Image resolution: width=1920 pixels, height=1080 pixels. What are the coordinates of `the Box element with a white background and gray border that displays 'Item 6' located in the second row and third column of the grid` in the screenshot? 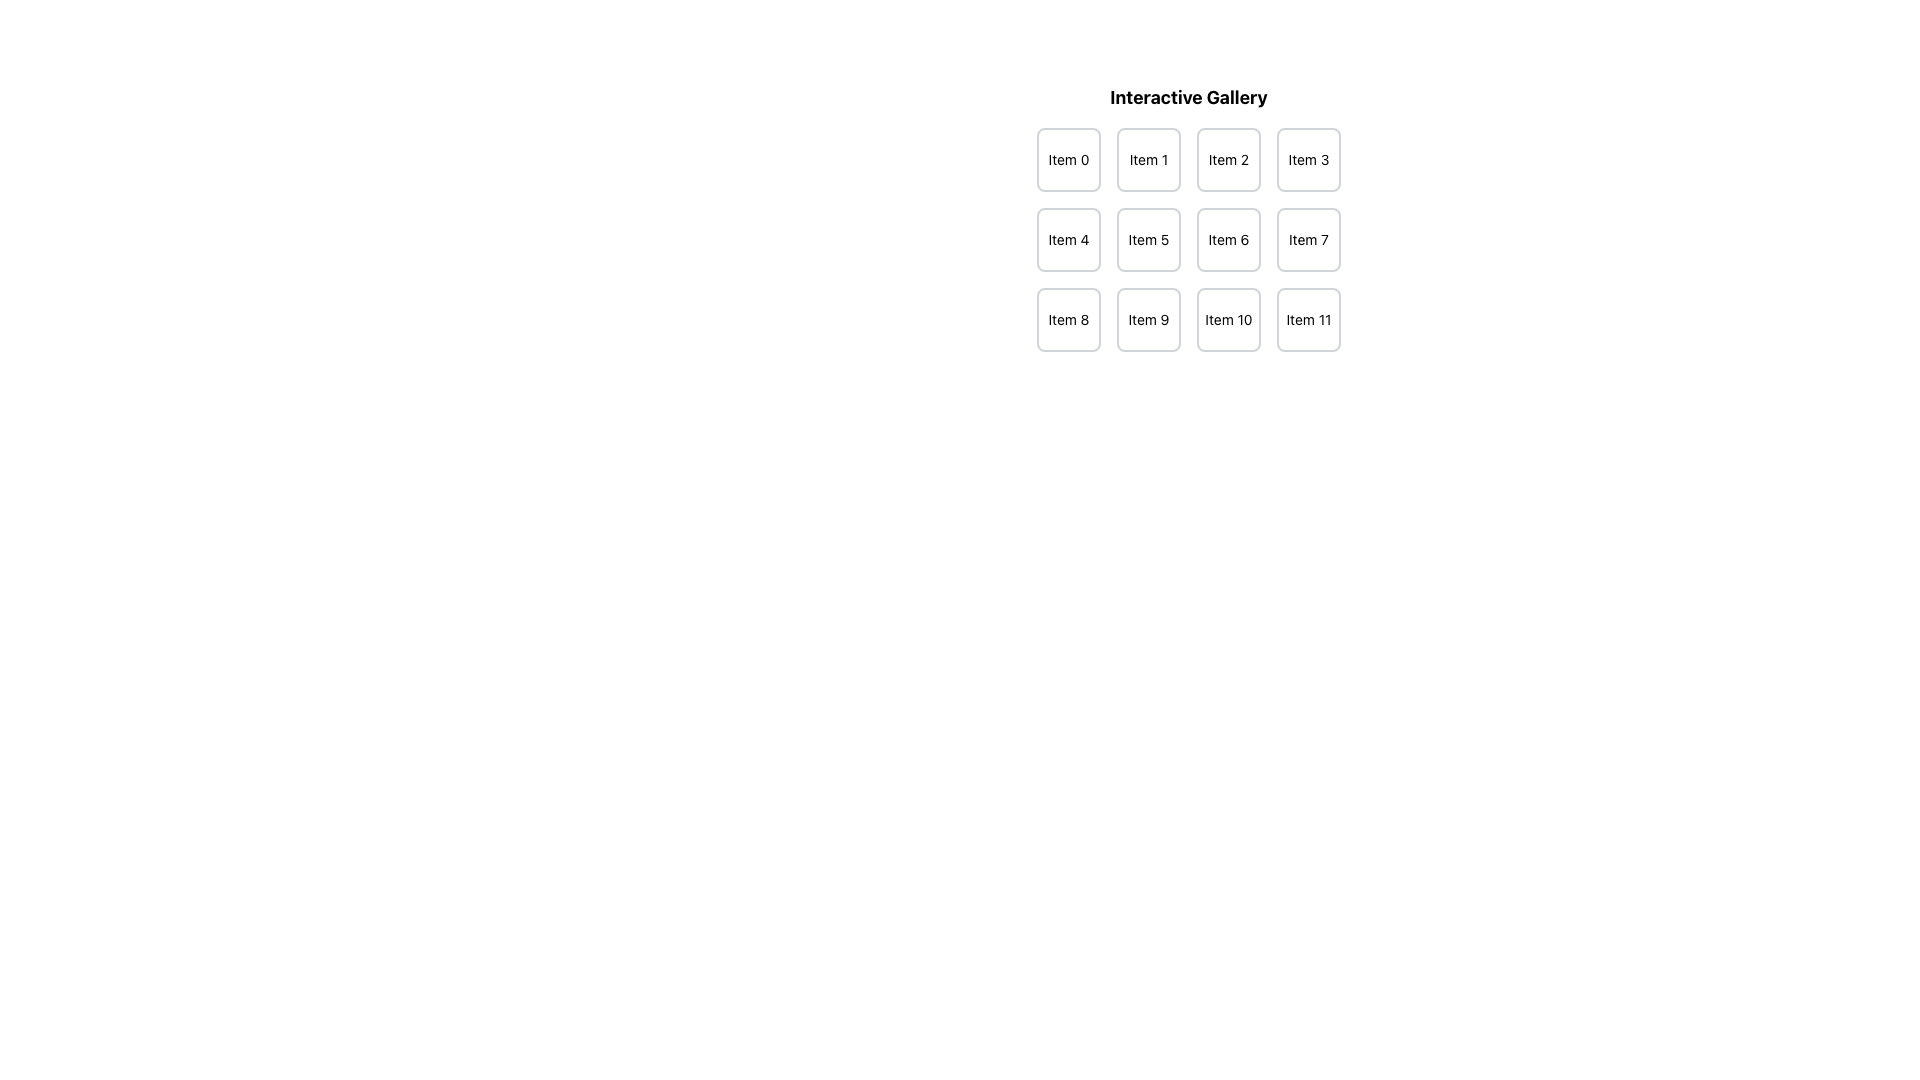 It's located at (1227, 238).